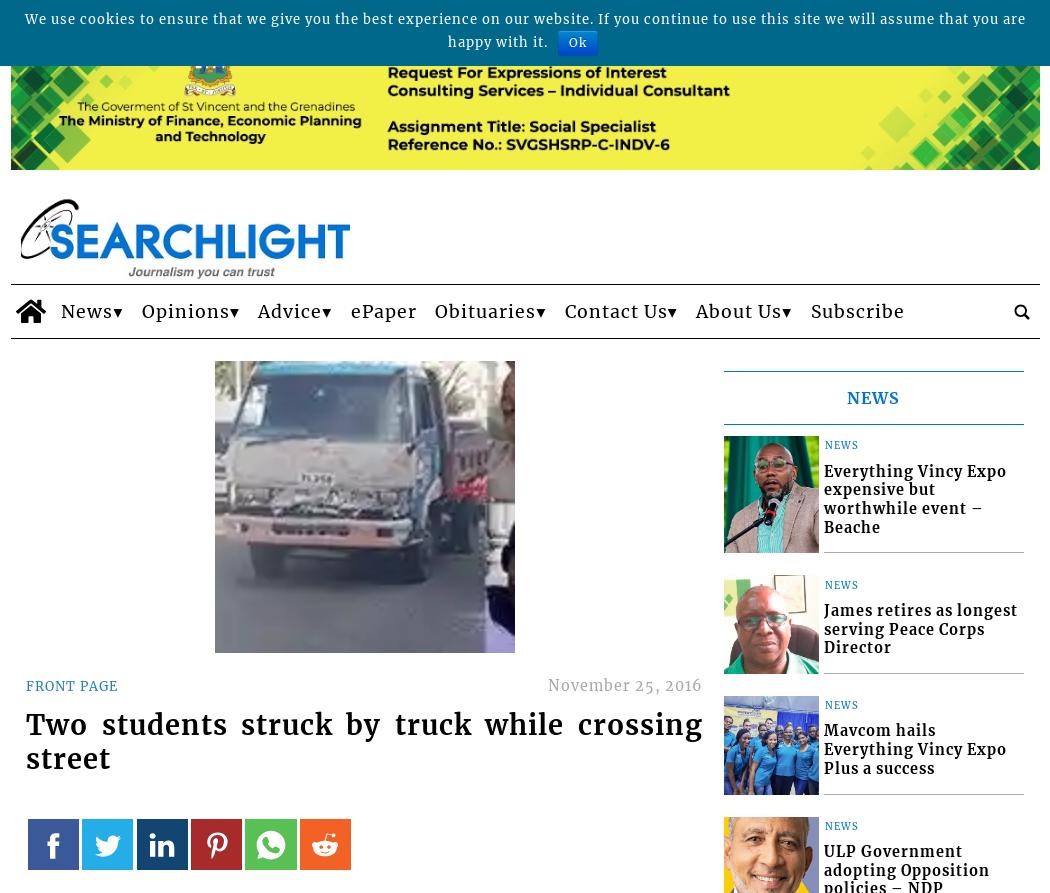 The image size is (1050, 893). Describe the element at coordinates (363, 741) in the screenshot. I see `'Two students struck by truck while crossing street'` at that location.